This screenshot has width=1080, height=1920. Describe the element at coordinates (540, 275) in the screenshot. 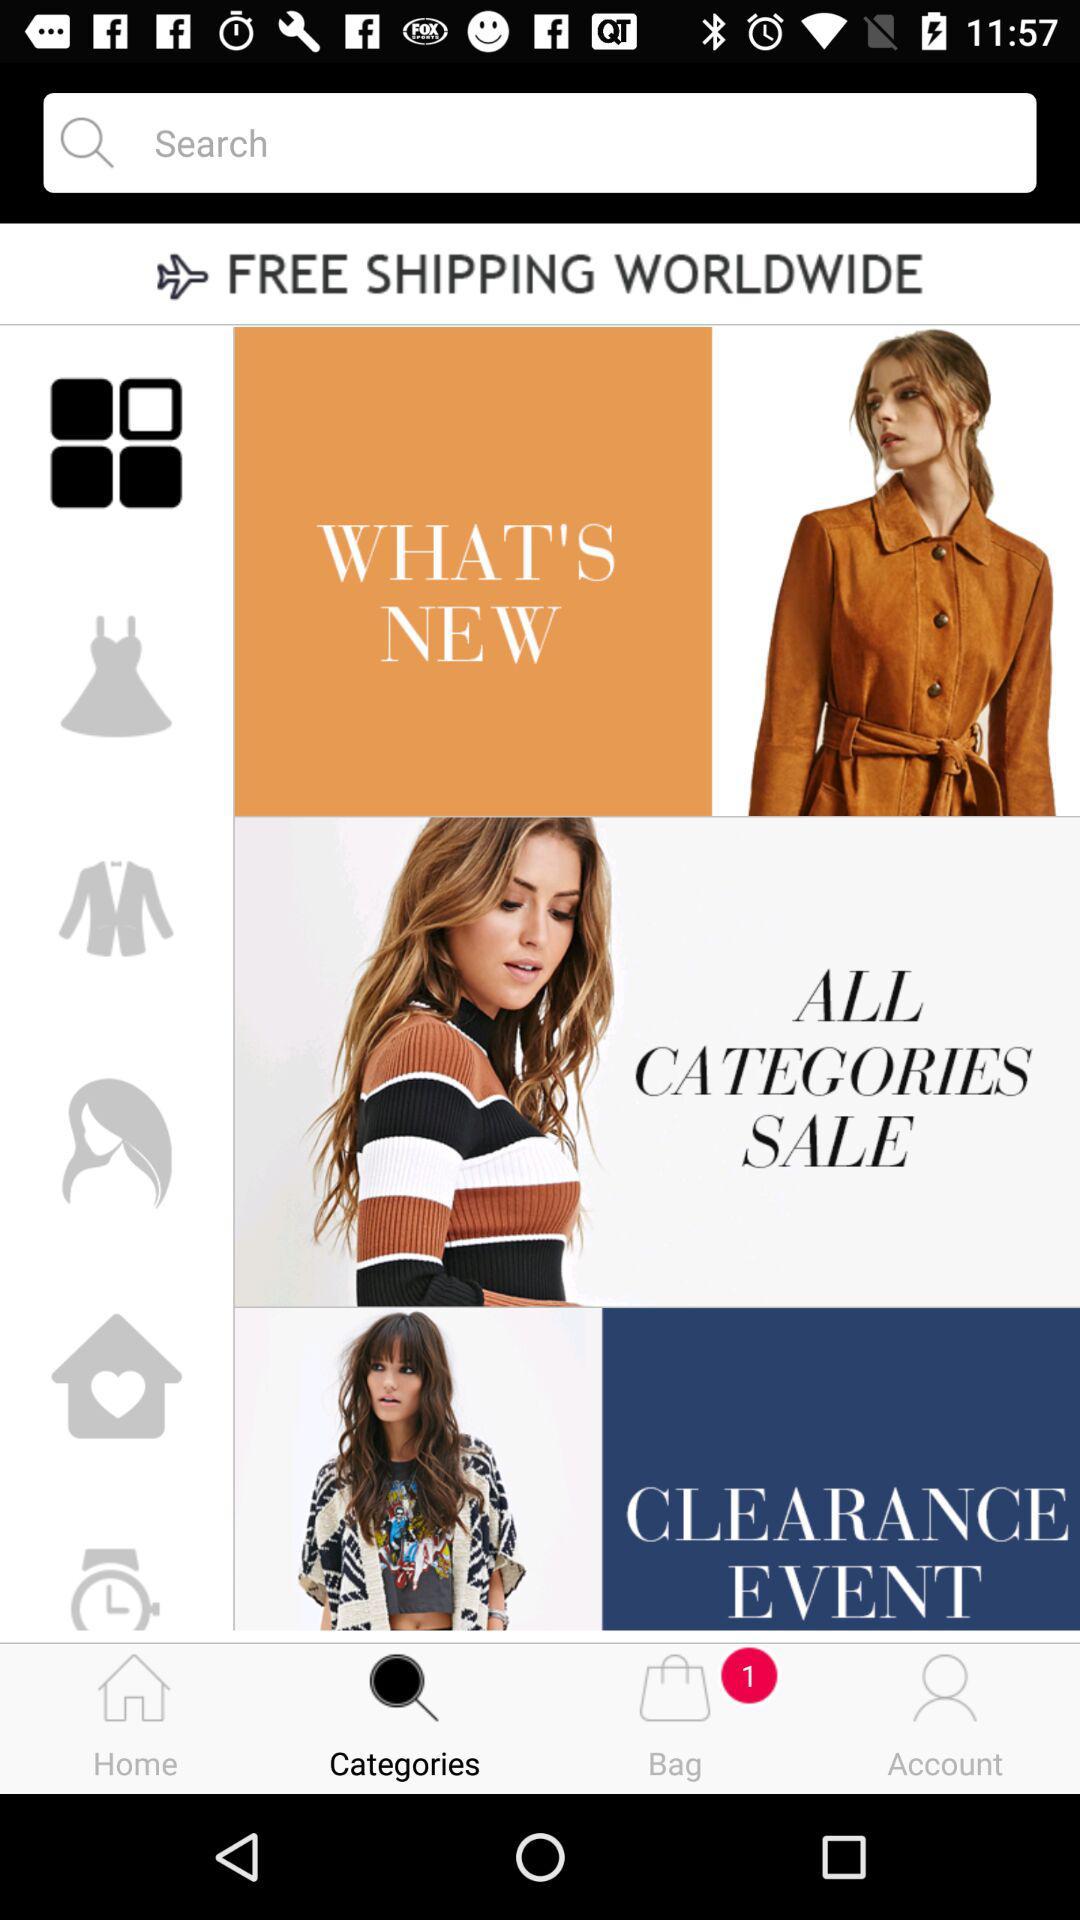

I see `free shipping worldwide link` at that location.